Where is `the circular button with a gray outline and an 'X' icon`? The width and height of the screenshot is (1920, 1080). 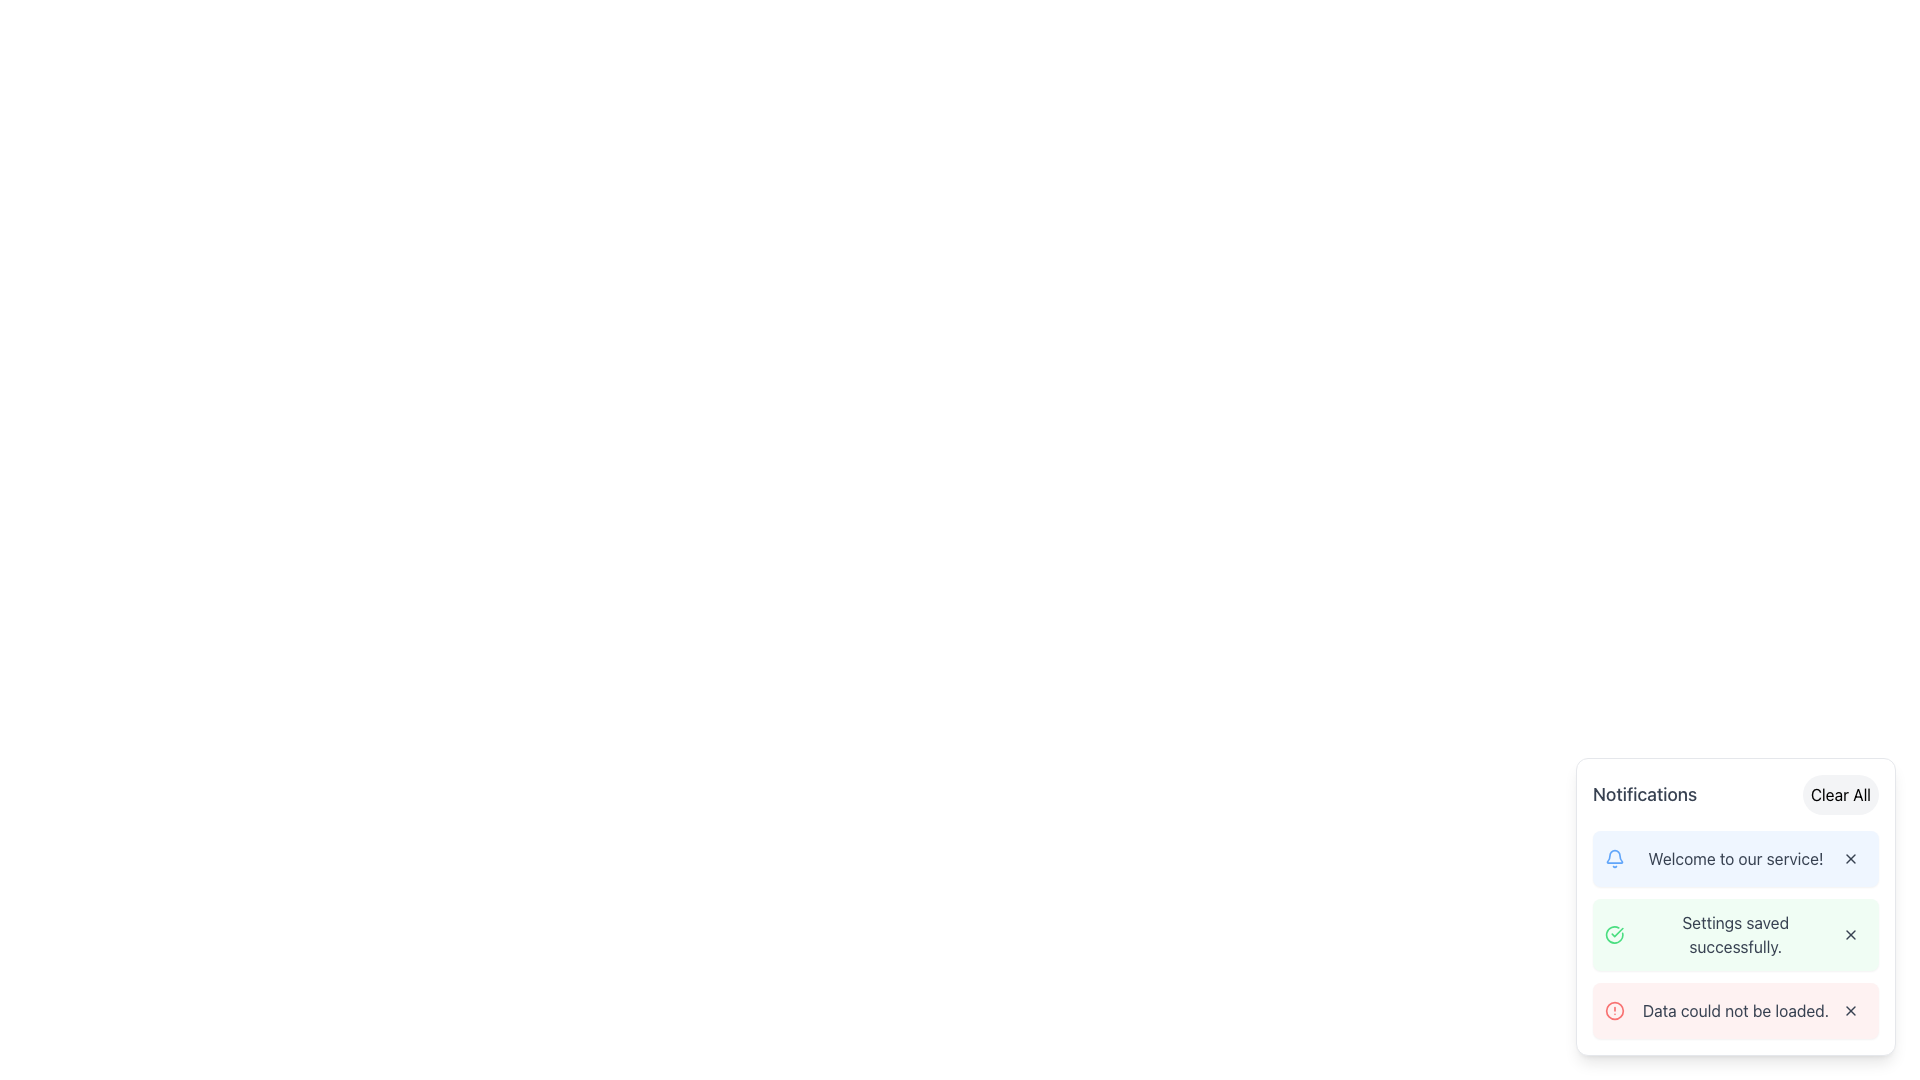 the circular button with a gray outline and an 'X' icon is located at coordinates (1850, 1010).